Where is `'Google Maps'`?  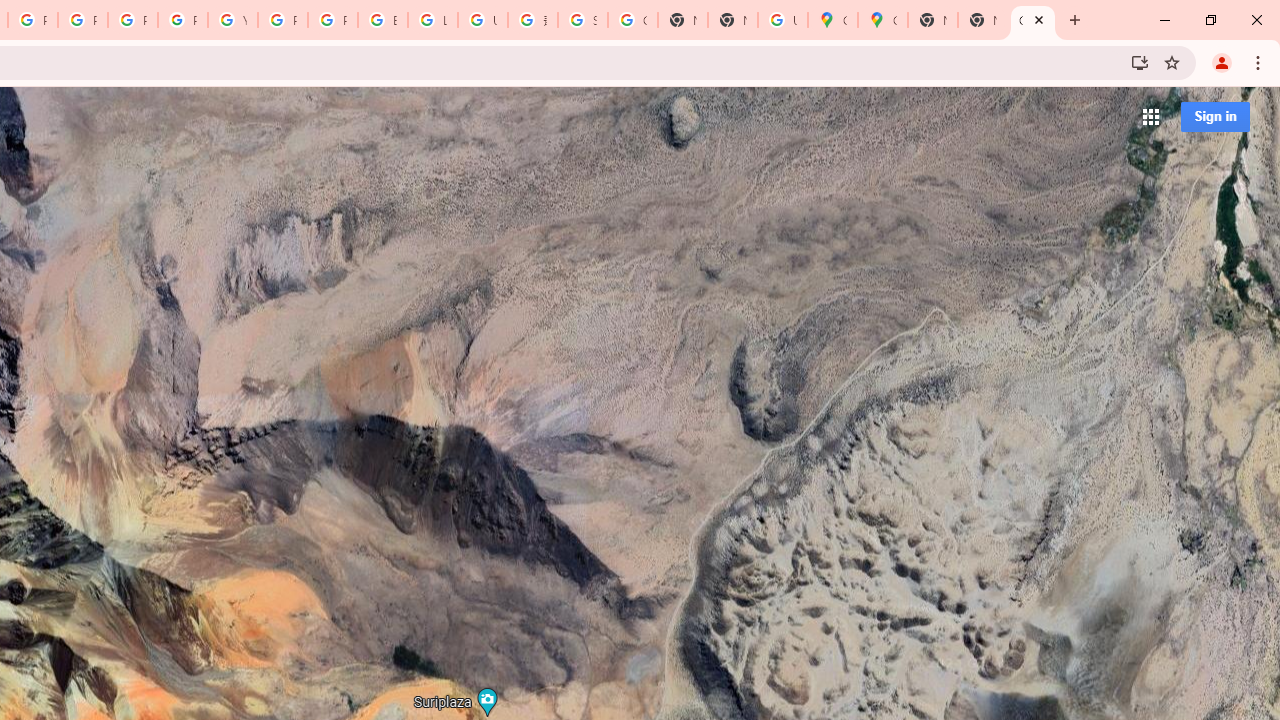
'Google Maps' is located at coordinates (832, 20).